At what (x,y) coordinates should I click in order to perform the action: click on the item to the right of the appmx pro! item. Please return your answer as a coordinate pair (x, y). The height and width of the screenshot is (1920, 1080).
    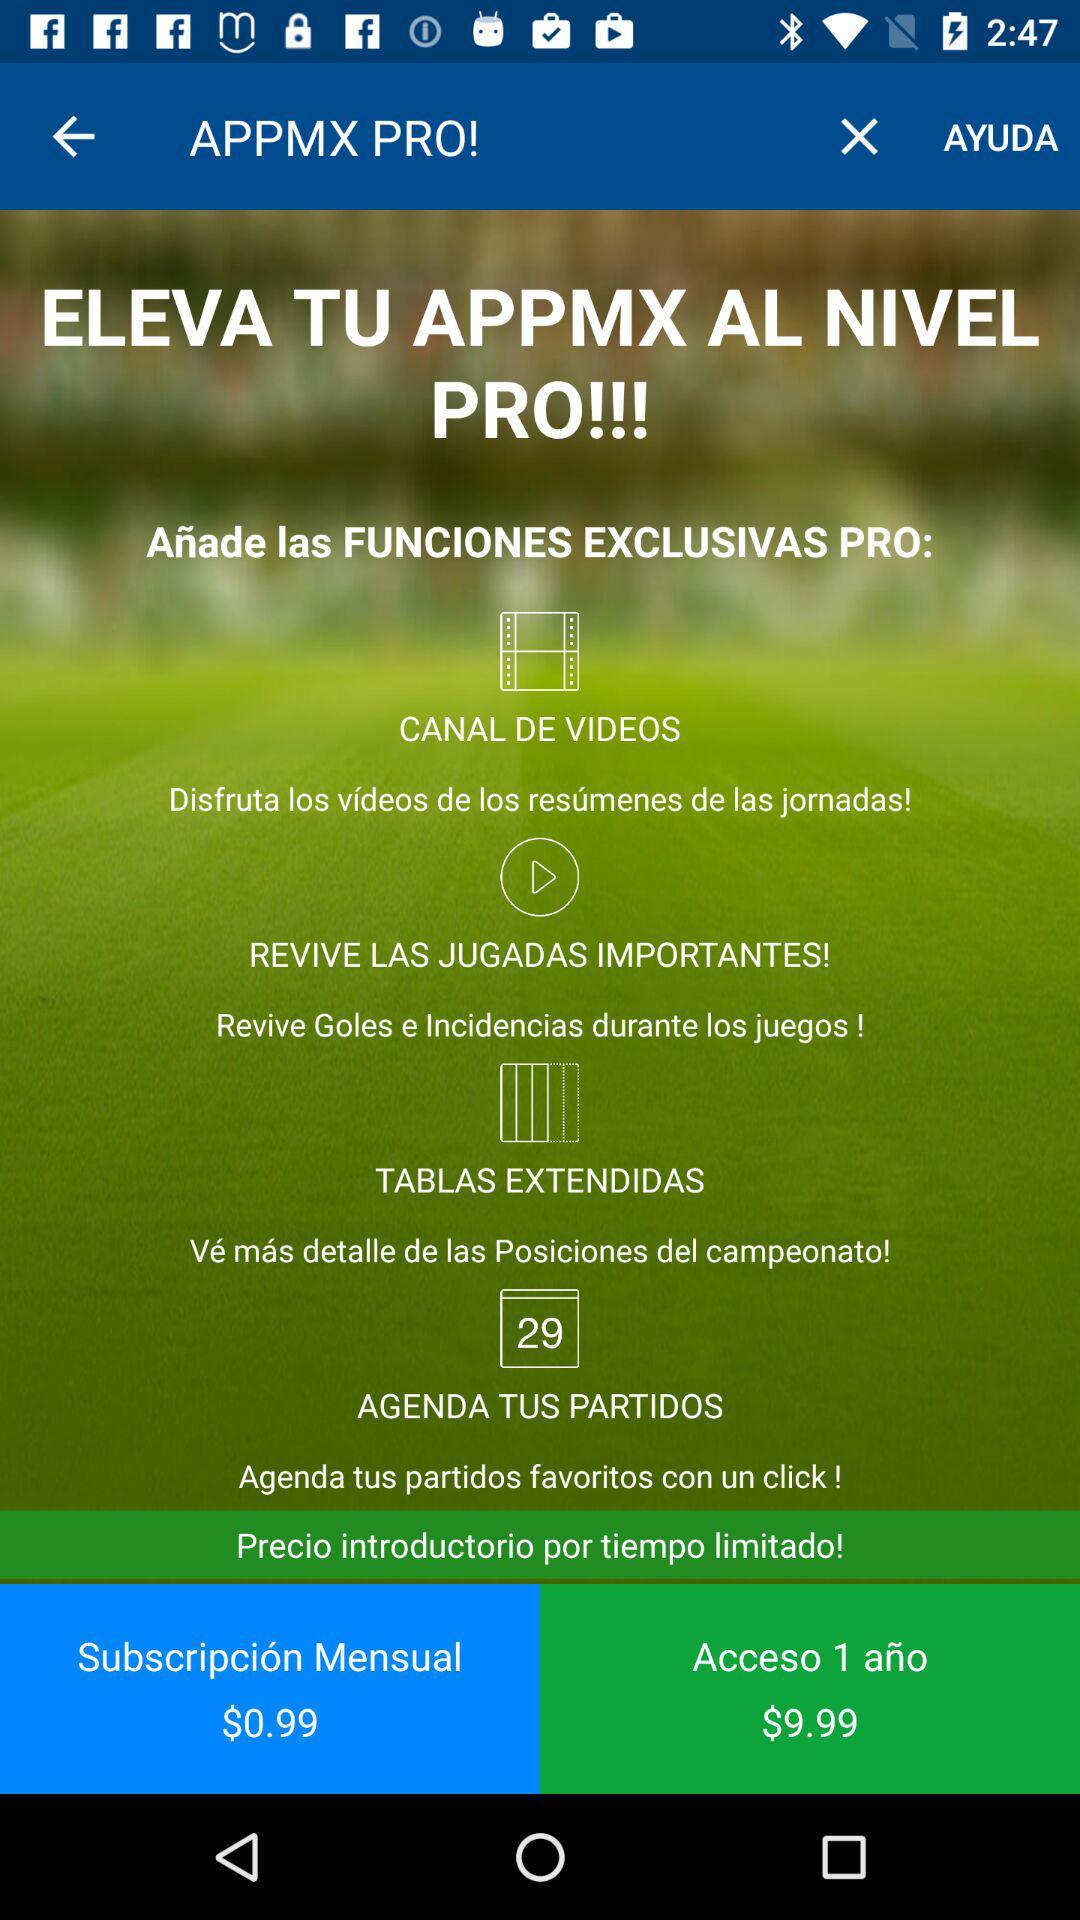
    Looking at the image, I should click on (858, 135).